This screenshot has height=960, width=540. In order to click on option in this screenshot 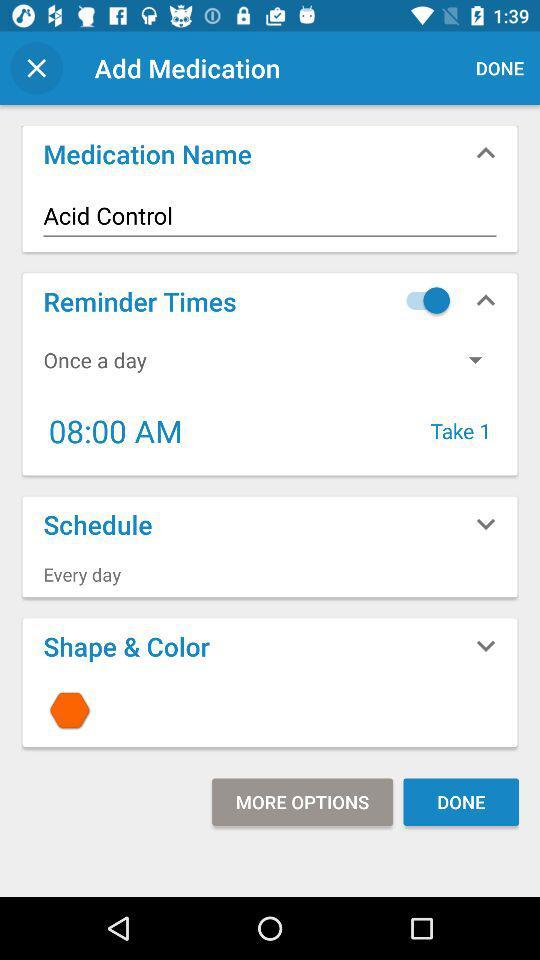, I will do `click(422, 299)`.